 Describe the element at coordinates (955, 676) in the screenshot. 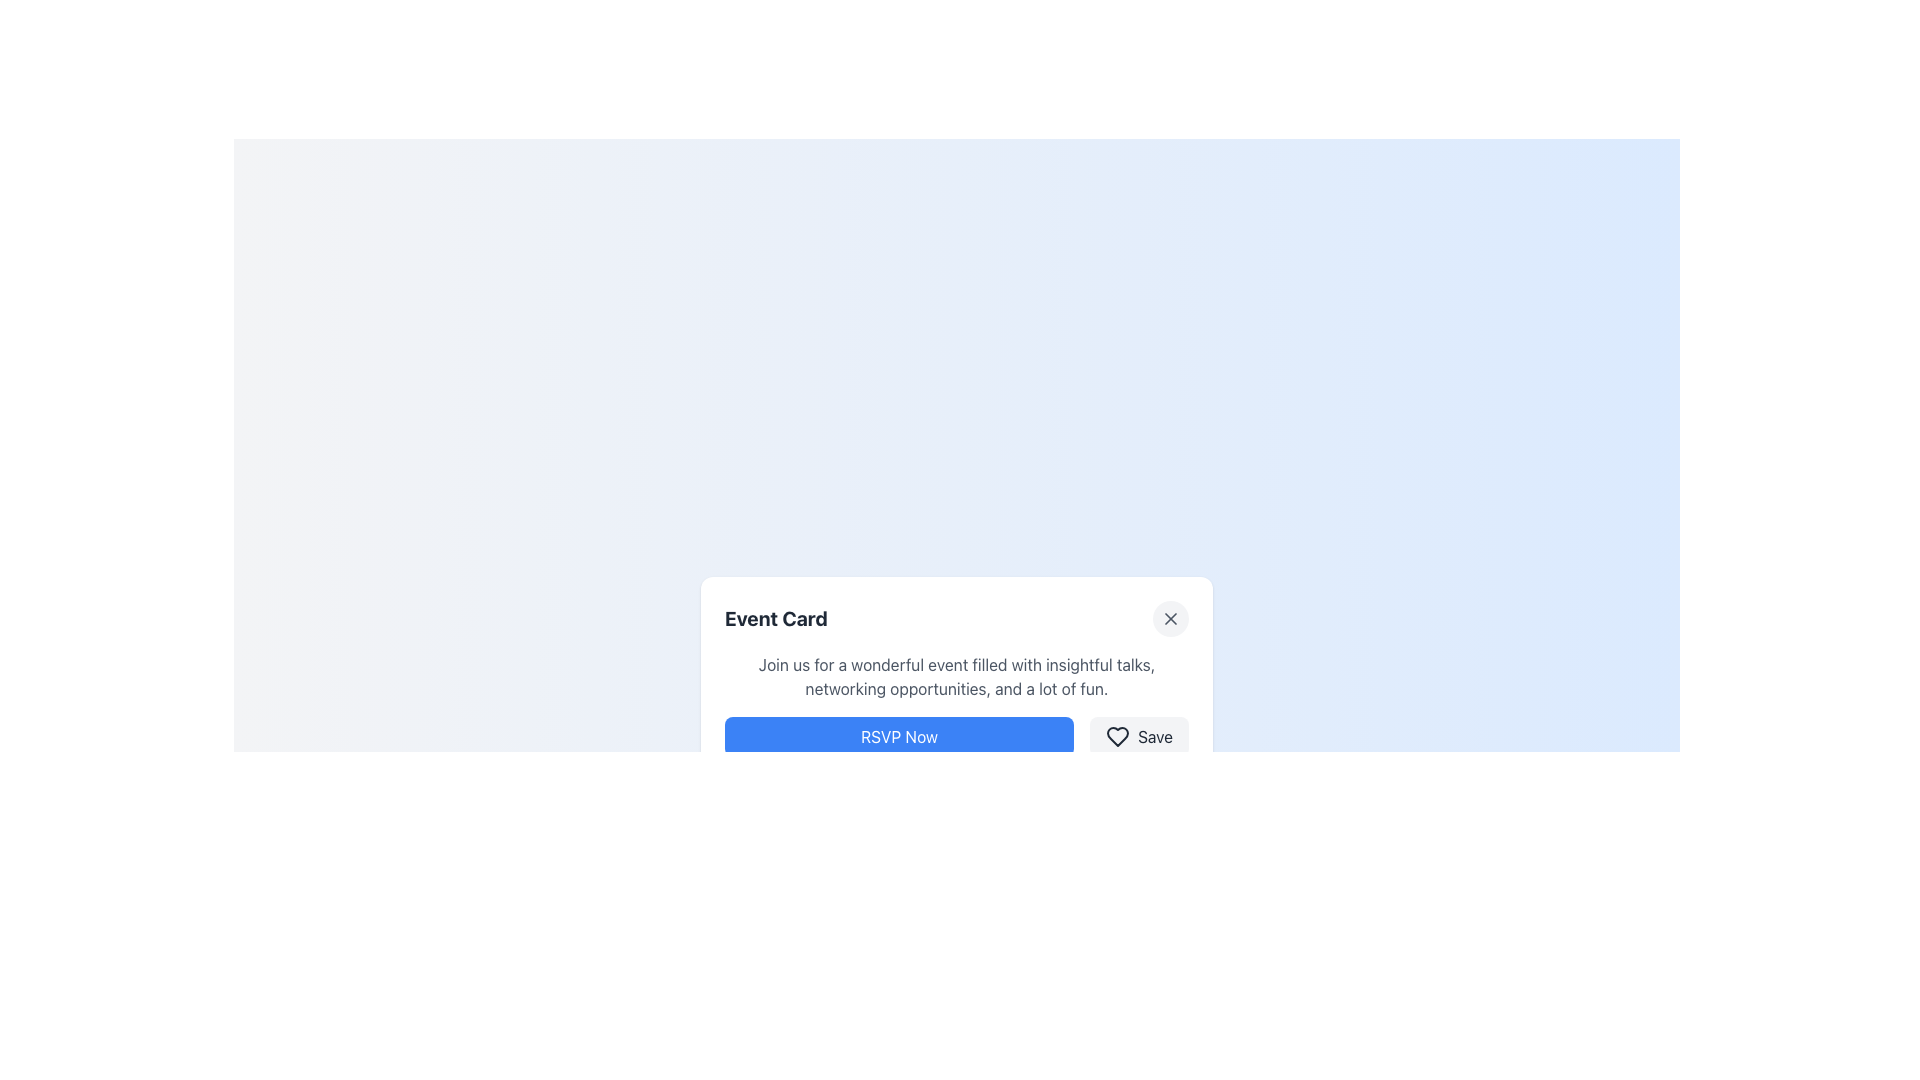

I see `the descriptive text block located centrally within the modal card, directly below the 'Event Card' heading and above the 'RSVP Now' and 'Save' action buttons` at that location.